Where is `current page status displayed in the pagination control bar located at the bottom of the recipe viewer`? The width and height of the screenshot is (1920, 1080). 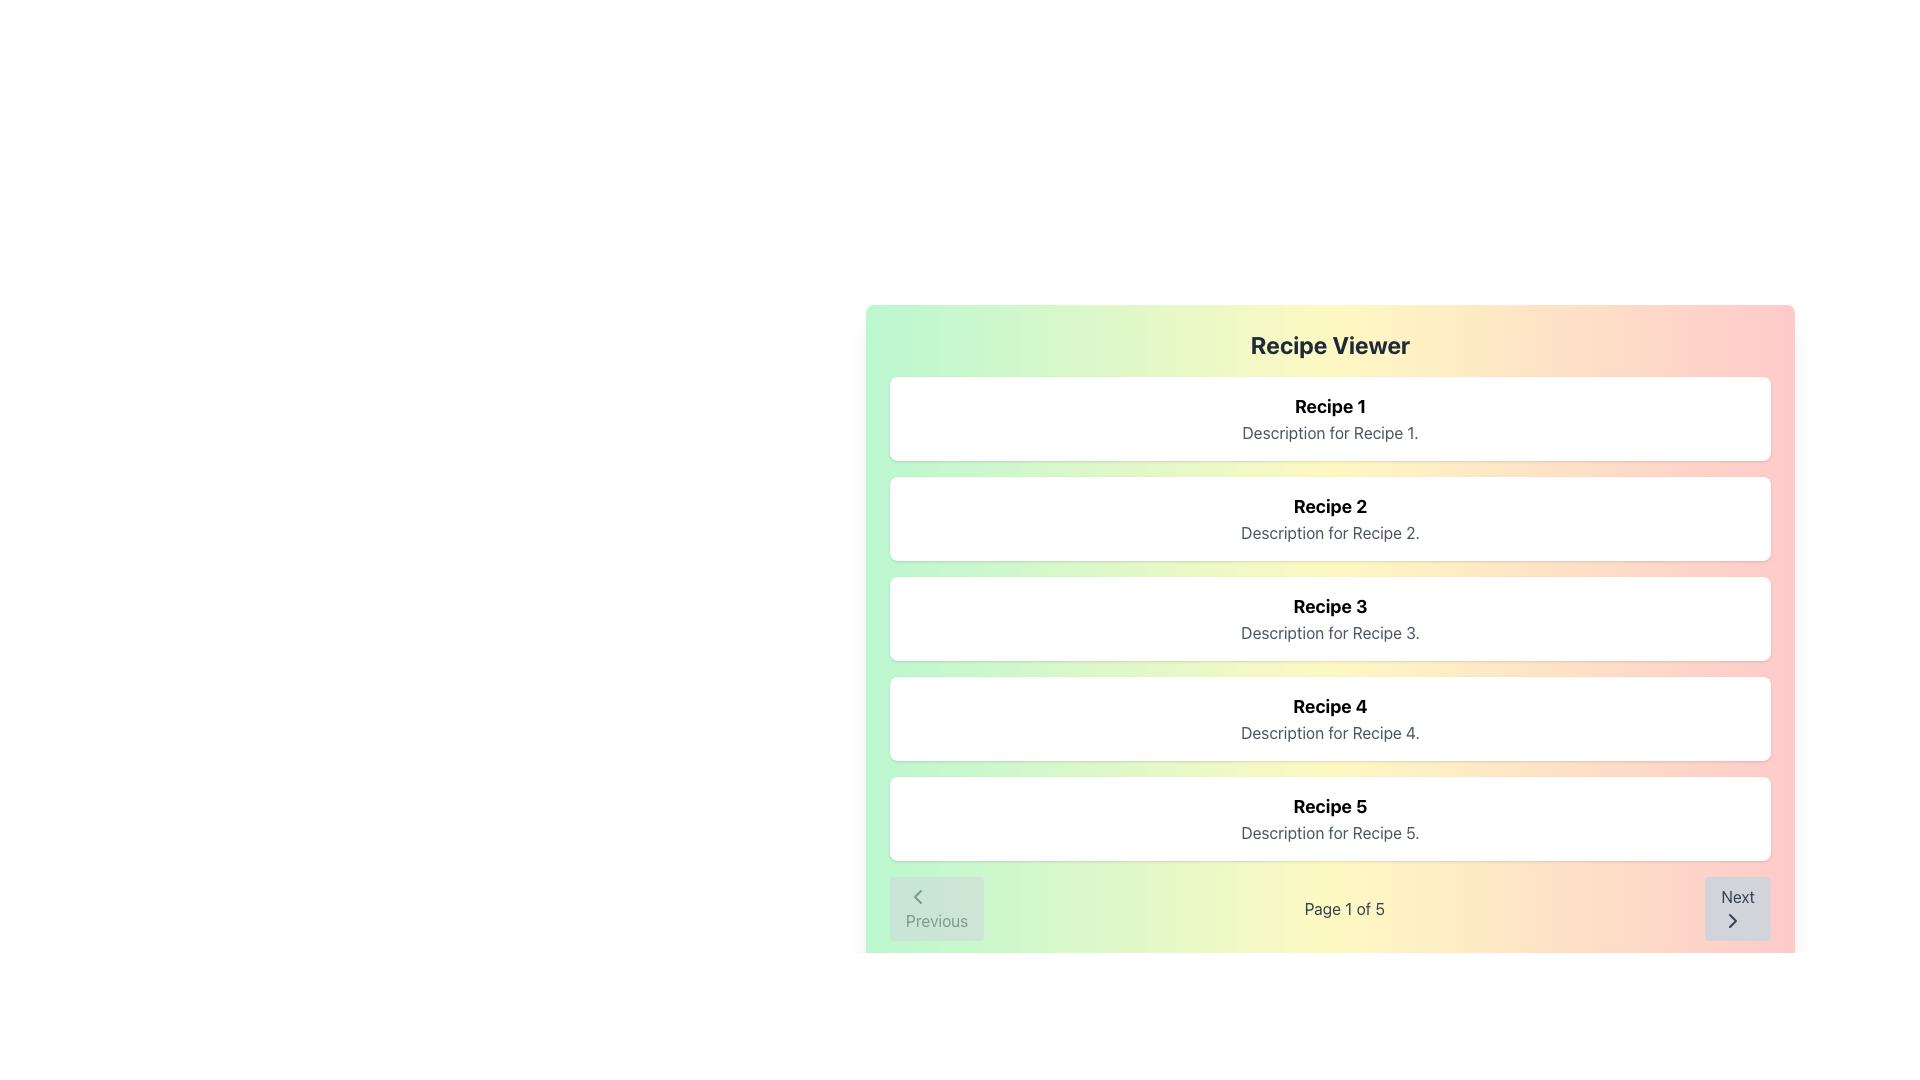 current page status displayed in the pagination control bar located at the bottom of the recipe viewer is located at coordinates (1330, 909).